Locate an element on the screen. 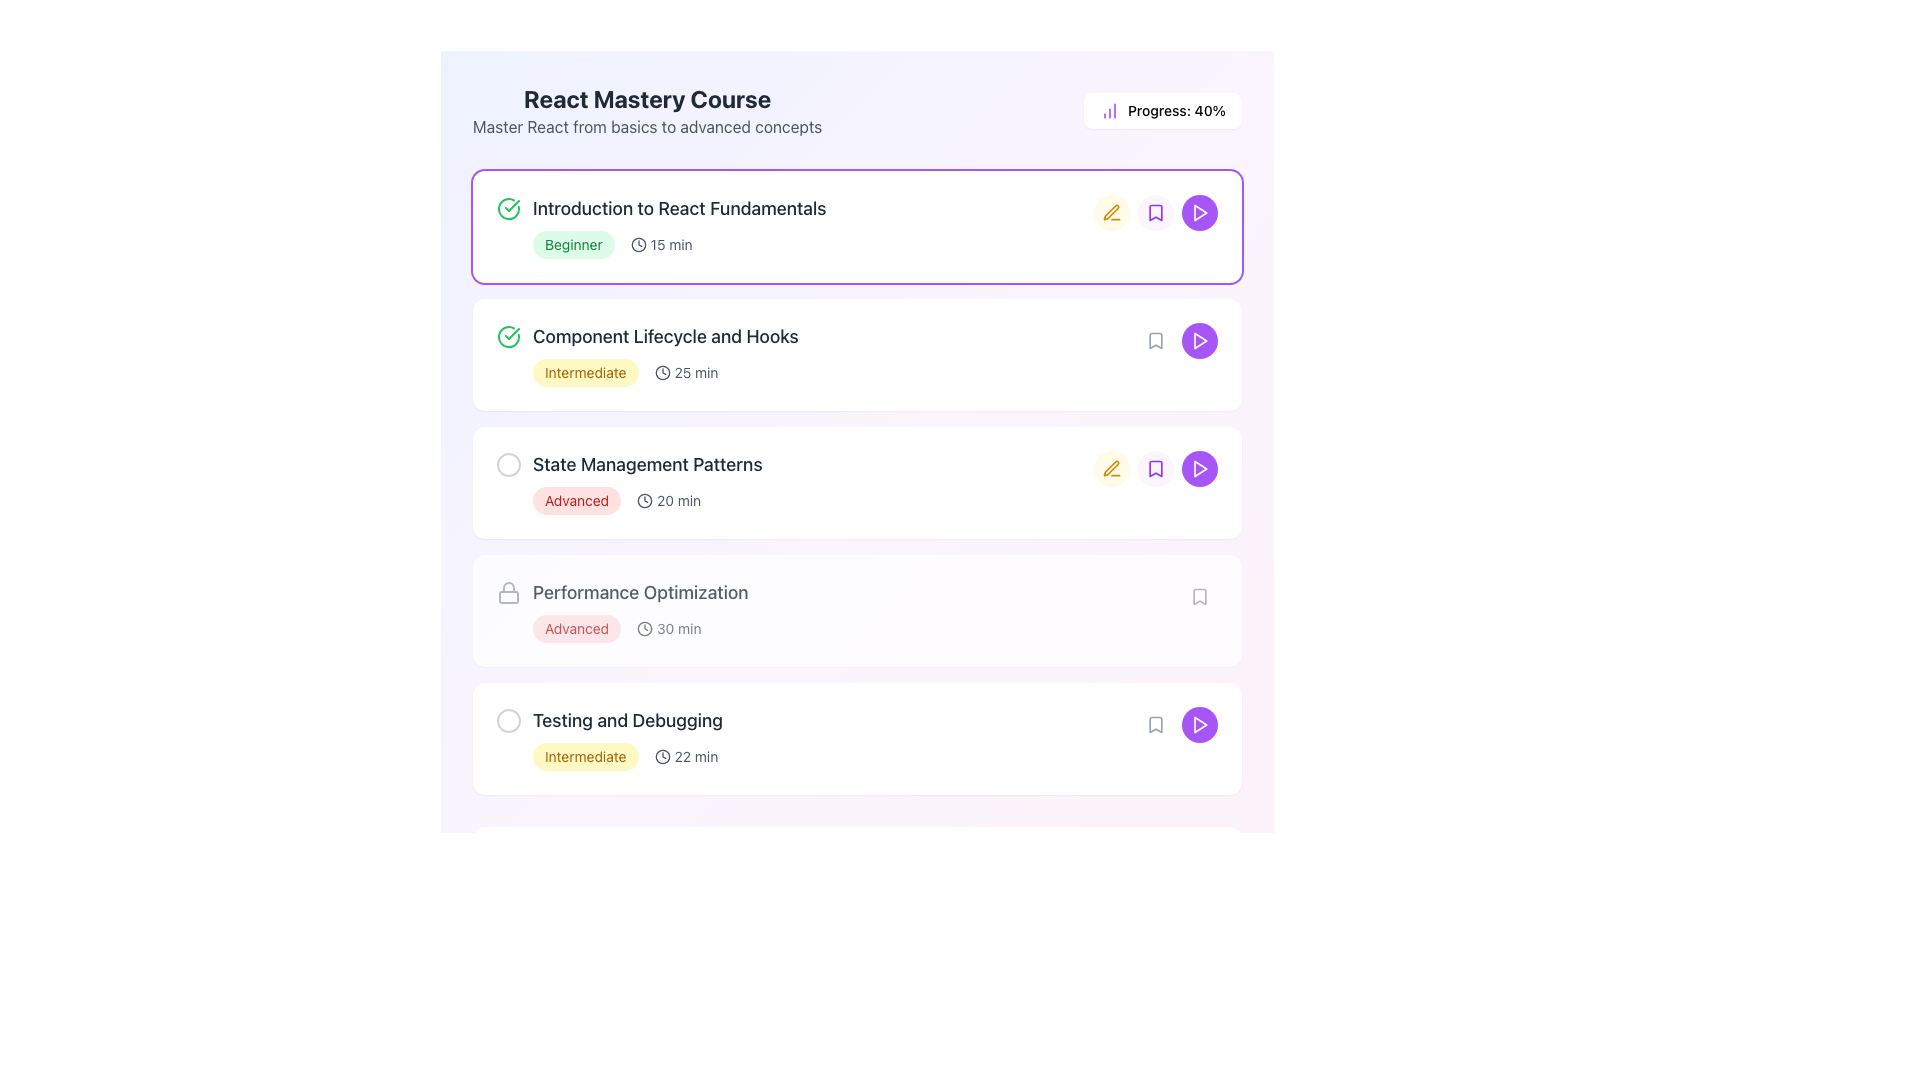 The width and height of the screenshot is (1920, 1080). the label 'Advanced' with a red background and white text, which includes a clock icon and the text '30 min', located under the 'Performance Optimization' section is located at coordinates (857, 627).